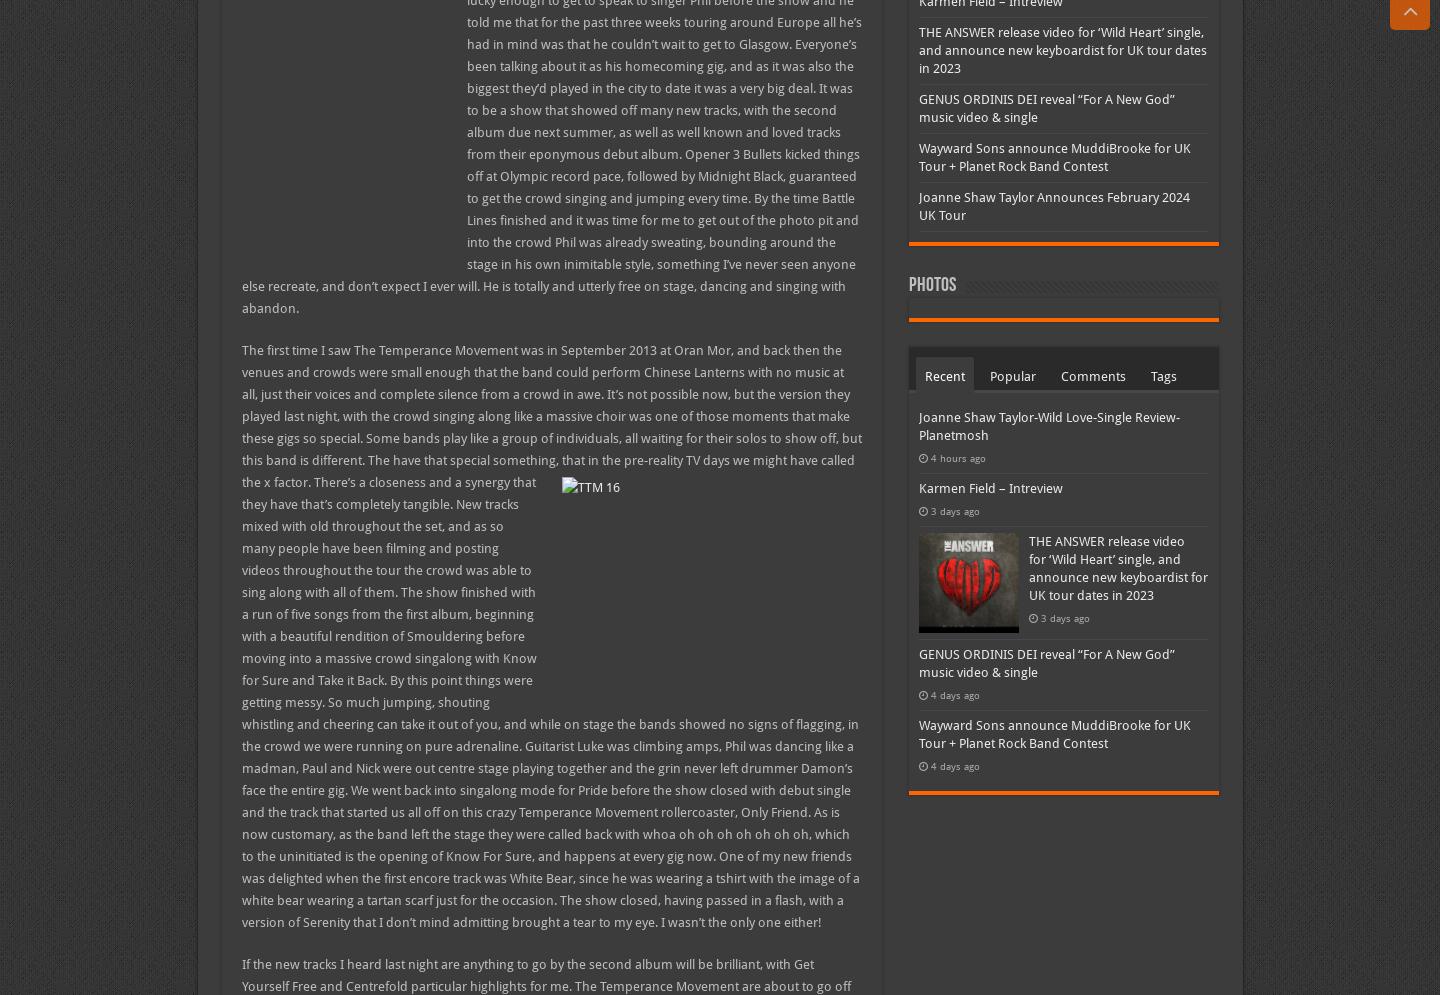 The height and width of the screenshot is (995, 1440). I want to click on 'Joanne Shaw Taylor-Wild Love-Single Review-Planetmosh', so click(1048, 424).